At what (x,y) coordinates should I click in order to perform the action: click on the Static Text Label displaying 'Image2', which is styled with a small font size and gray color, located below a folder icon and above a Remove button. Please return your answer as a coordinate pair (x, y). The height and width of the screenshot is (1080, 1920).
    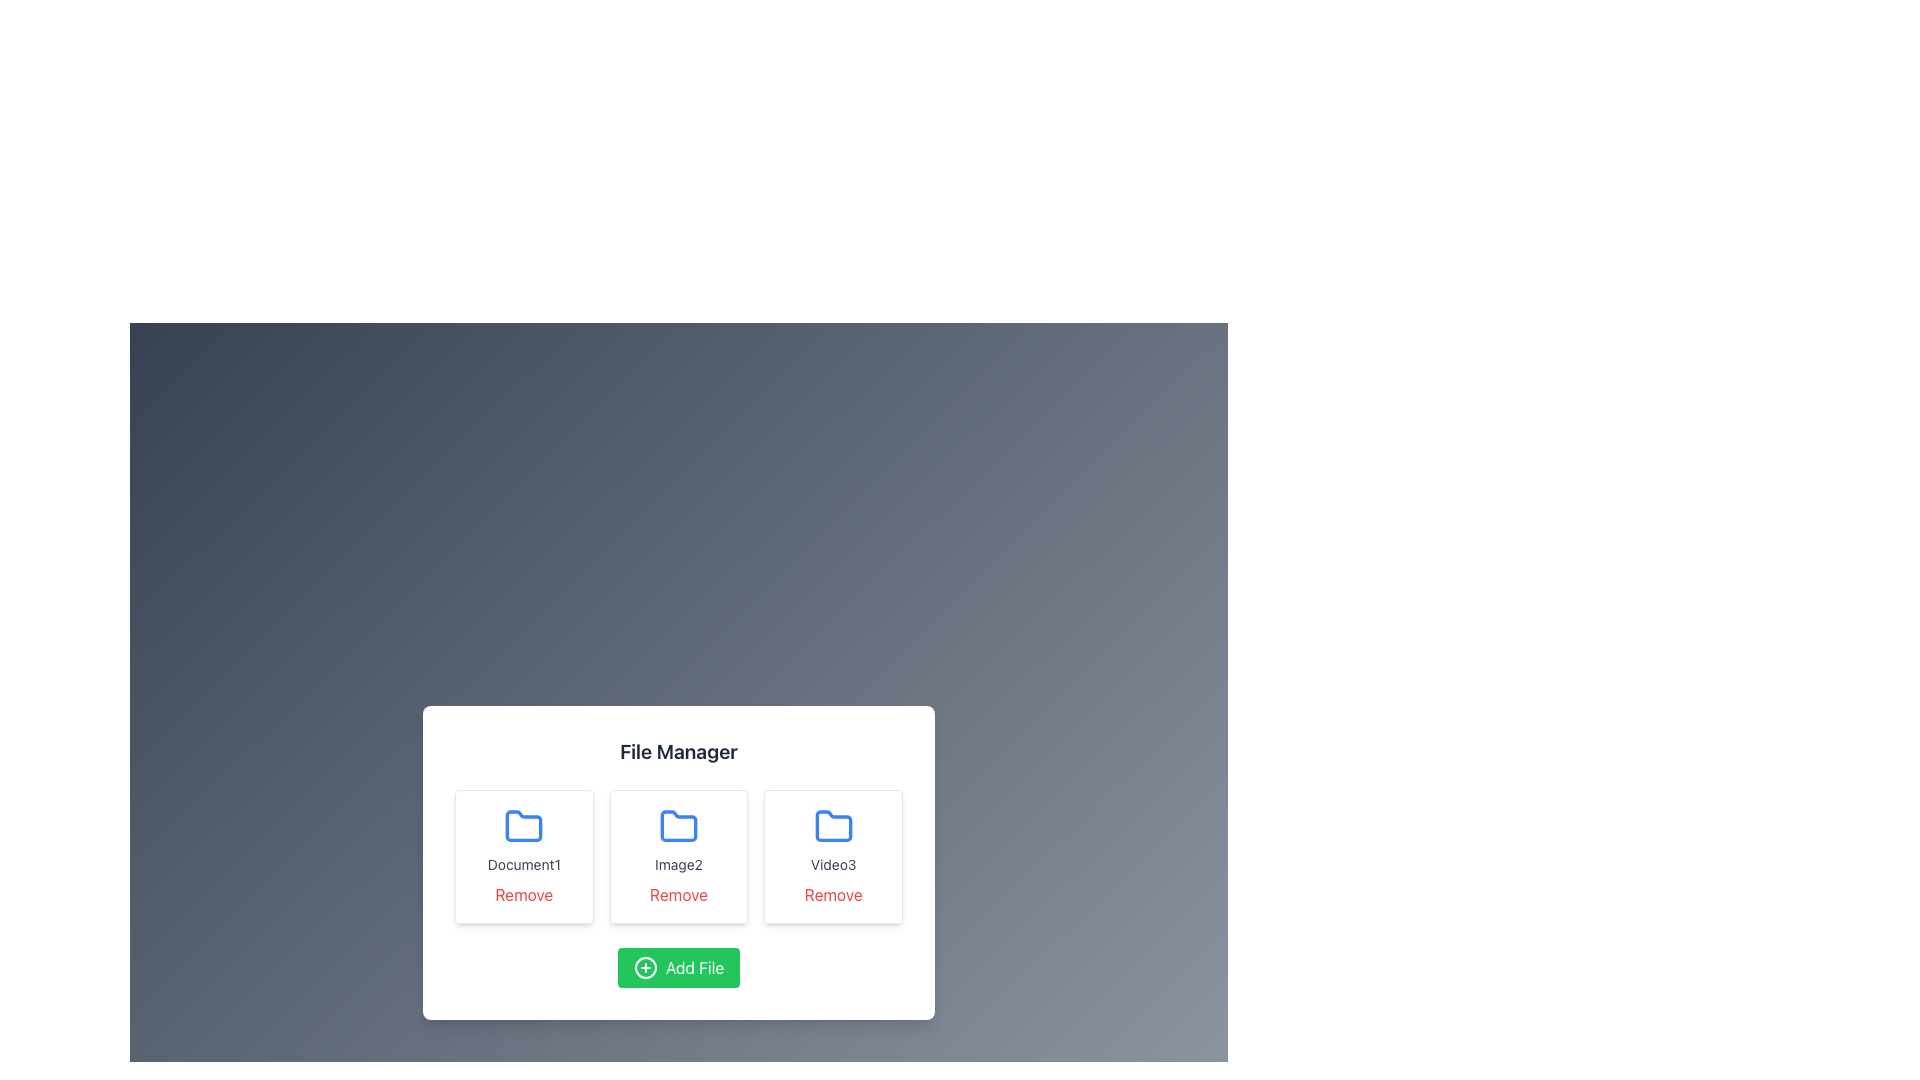
    Looking at the image, I should click on (678, 863).